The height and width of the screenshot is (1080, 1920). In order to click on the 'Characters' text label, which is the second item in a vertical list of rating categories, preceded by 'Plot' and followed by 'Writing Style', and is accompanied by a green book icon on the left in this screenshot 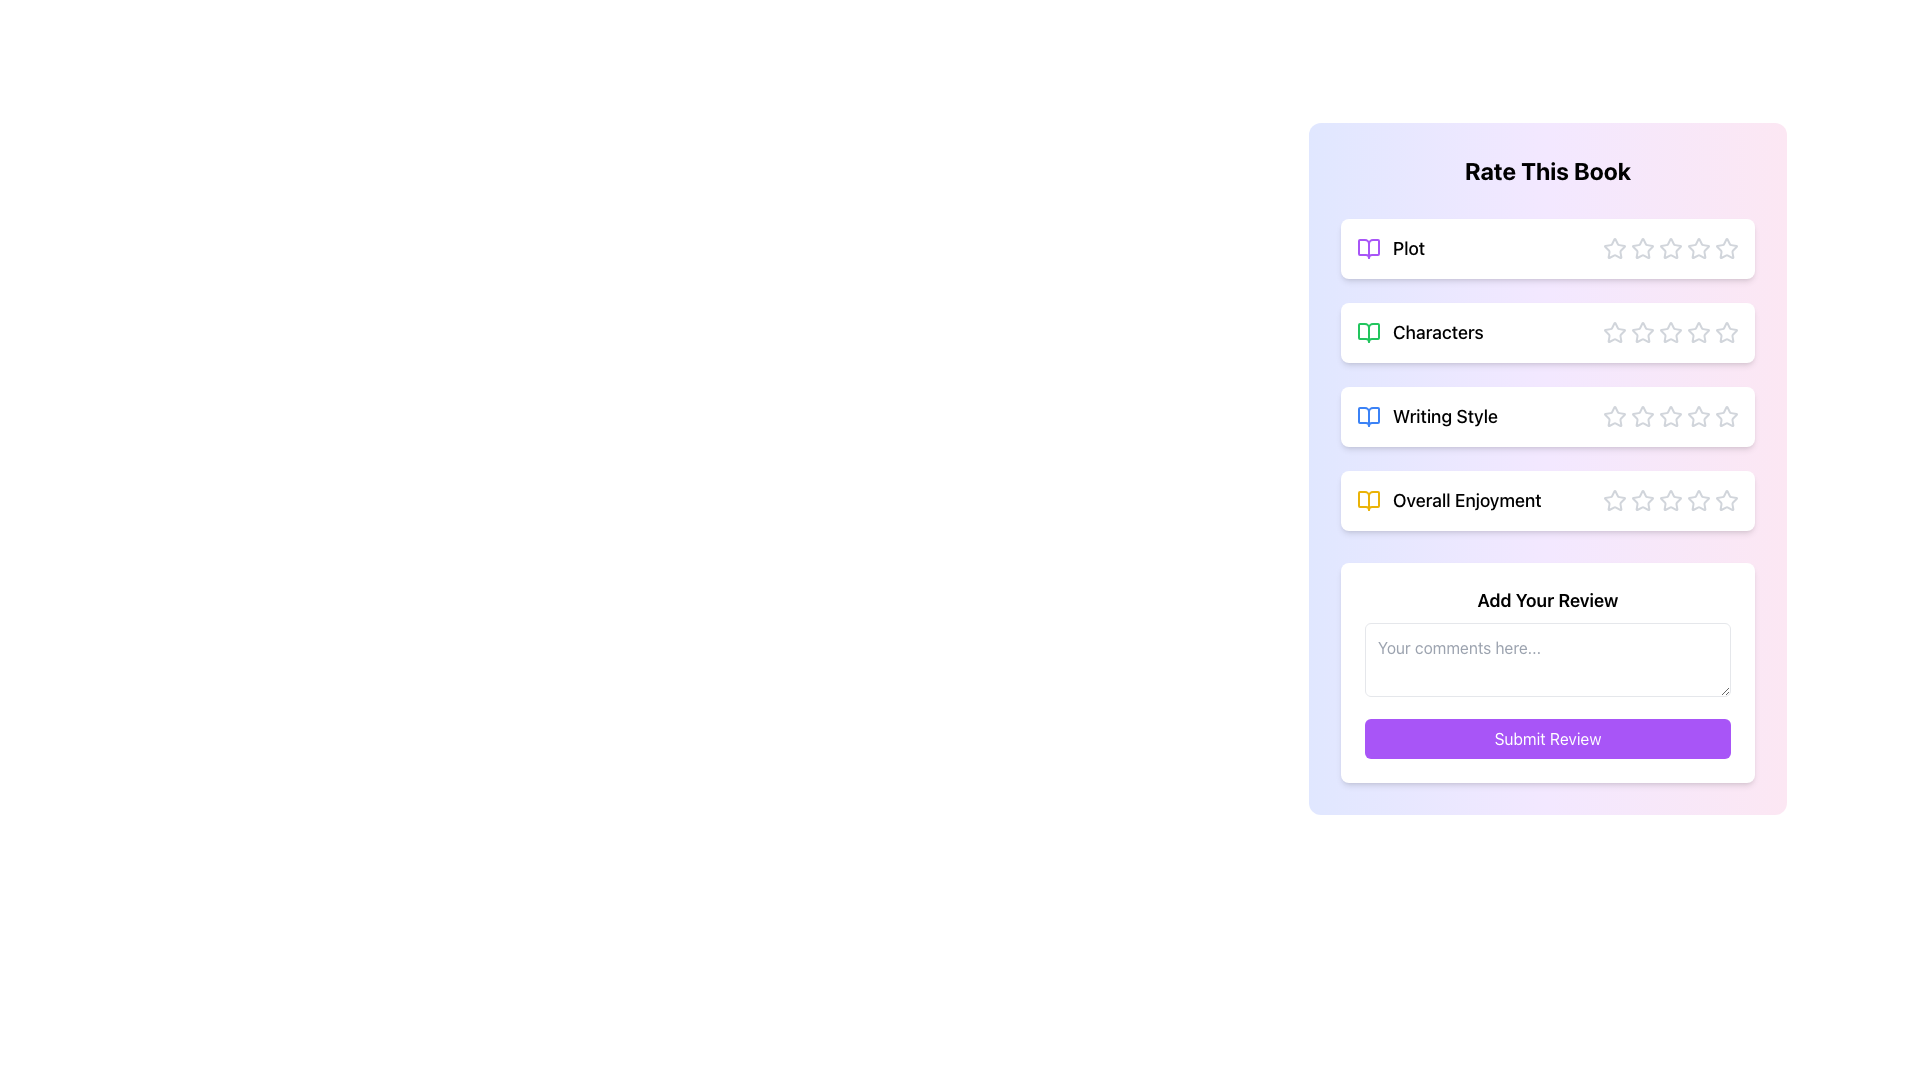, I will do `click(1437, 331)`.